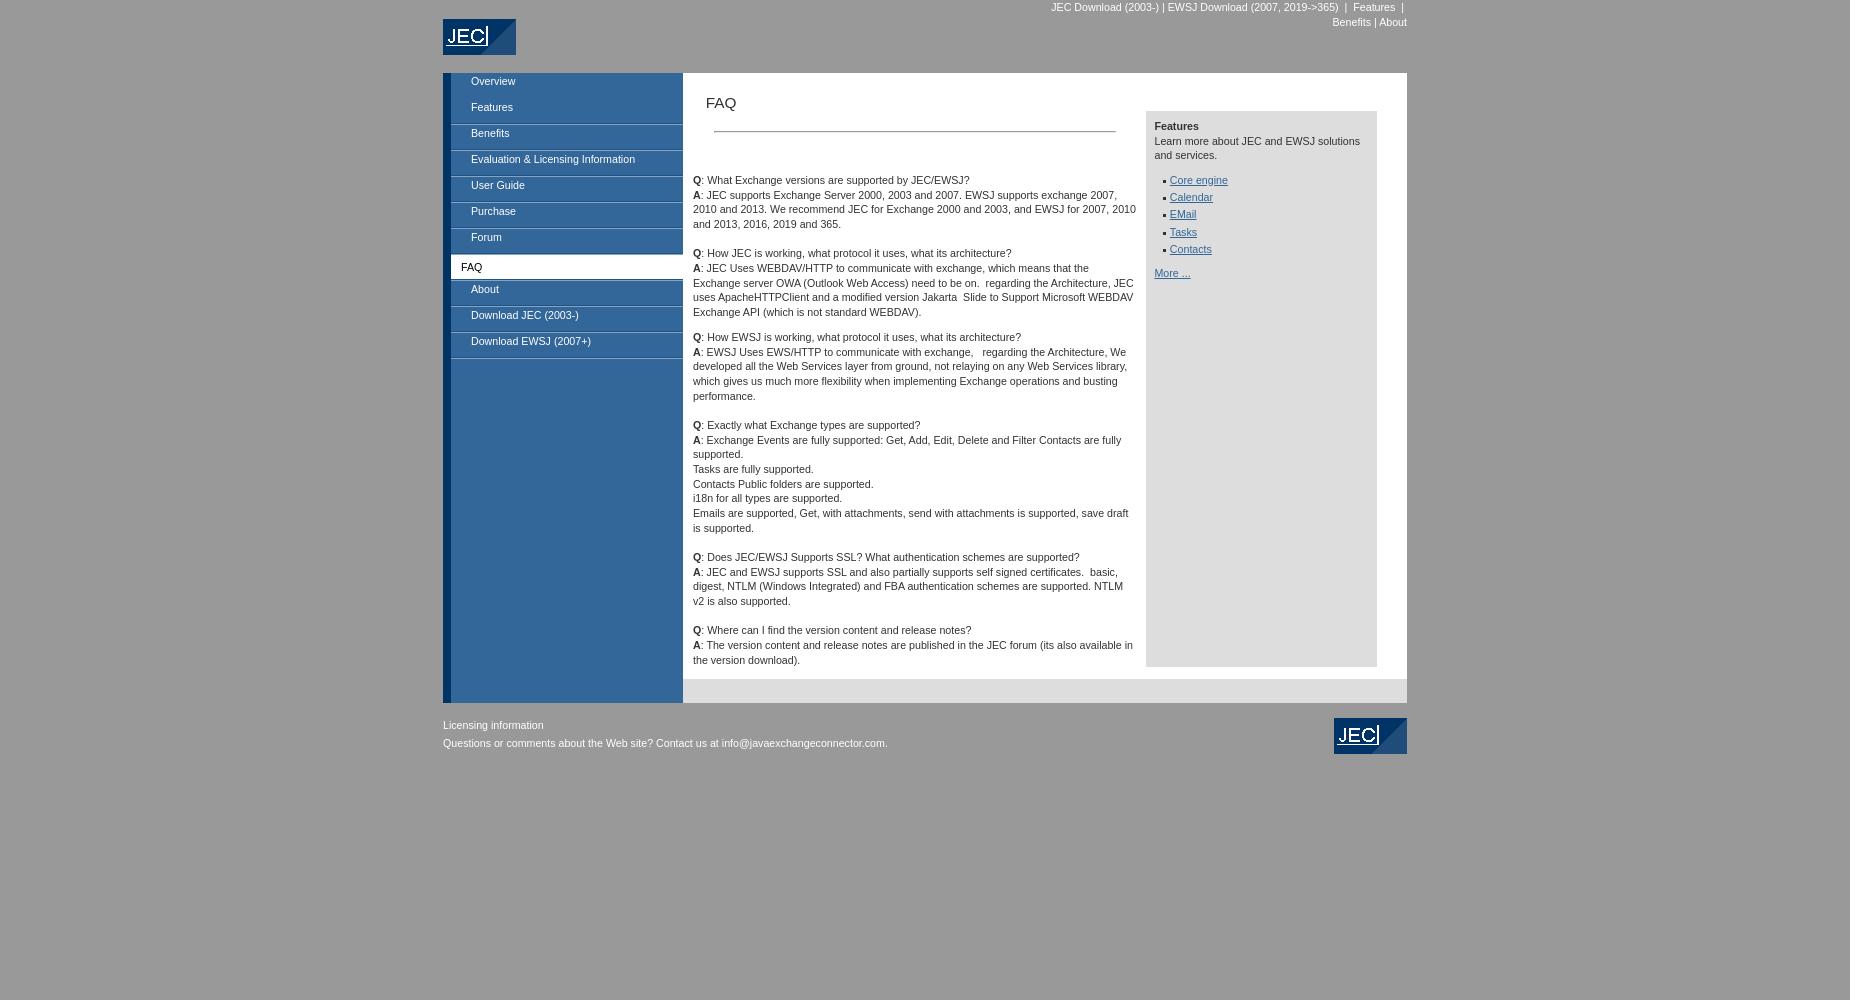 This screenshot has width=1850, height=1000. Describe the element at coordinates (1168, 213) in the screenshot. I see `'EMail'` at that location.